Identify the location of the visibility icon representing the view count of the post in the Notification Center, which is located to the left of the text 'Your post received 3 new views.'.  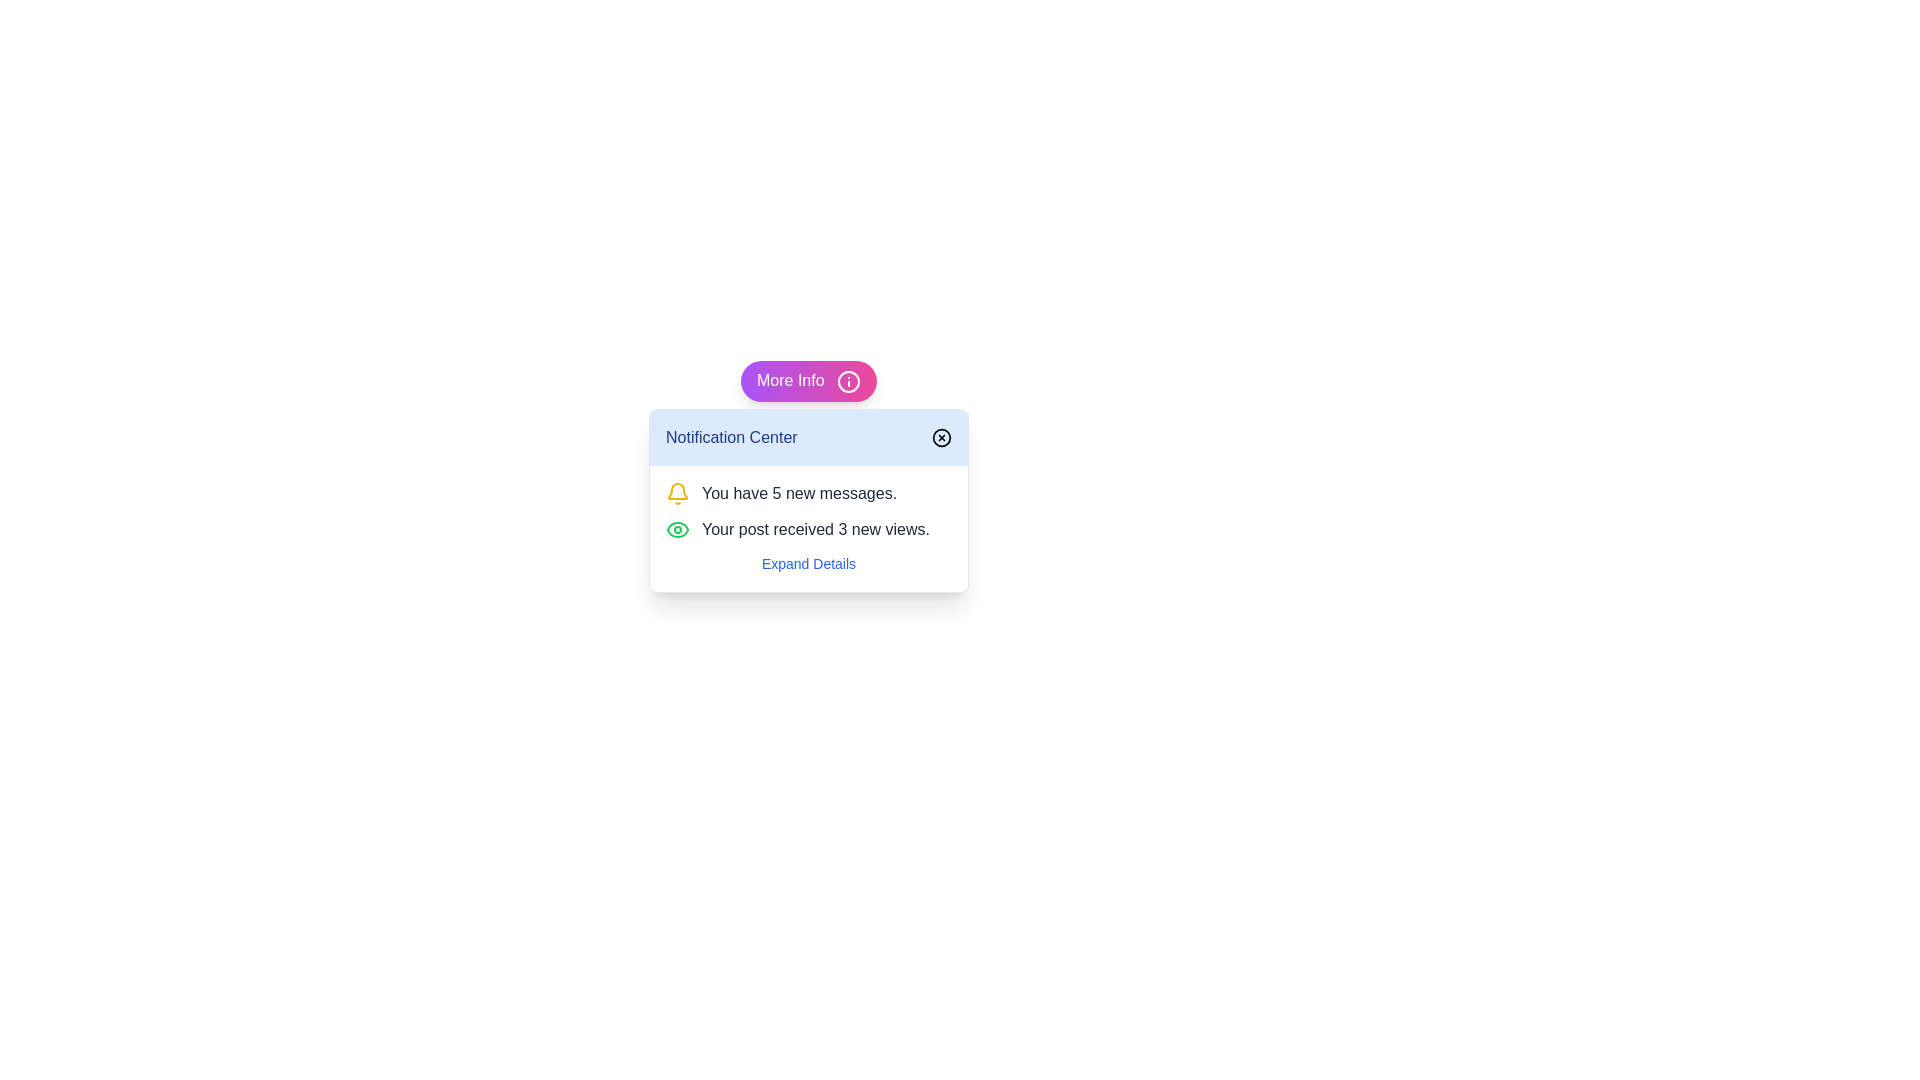
(677, 528).